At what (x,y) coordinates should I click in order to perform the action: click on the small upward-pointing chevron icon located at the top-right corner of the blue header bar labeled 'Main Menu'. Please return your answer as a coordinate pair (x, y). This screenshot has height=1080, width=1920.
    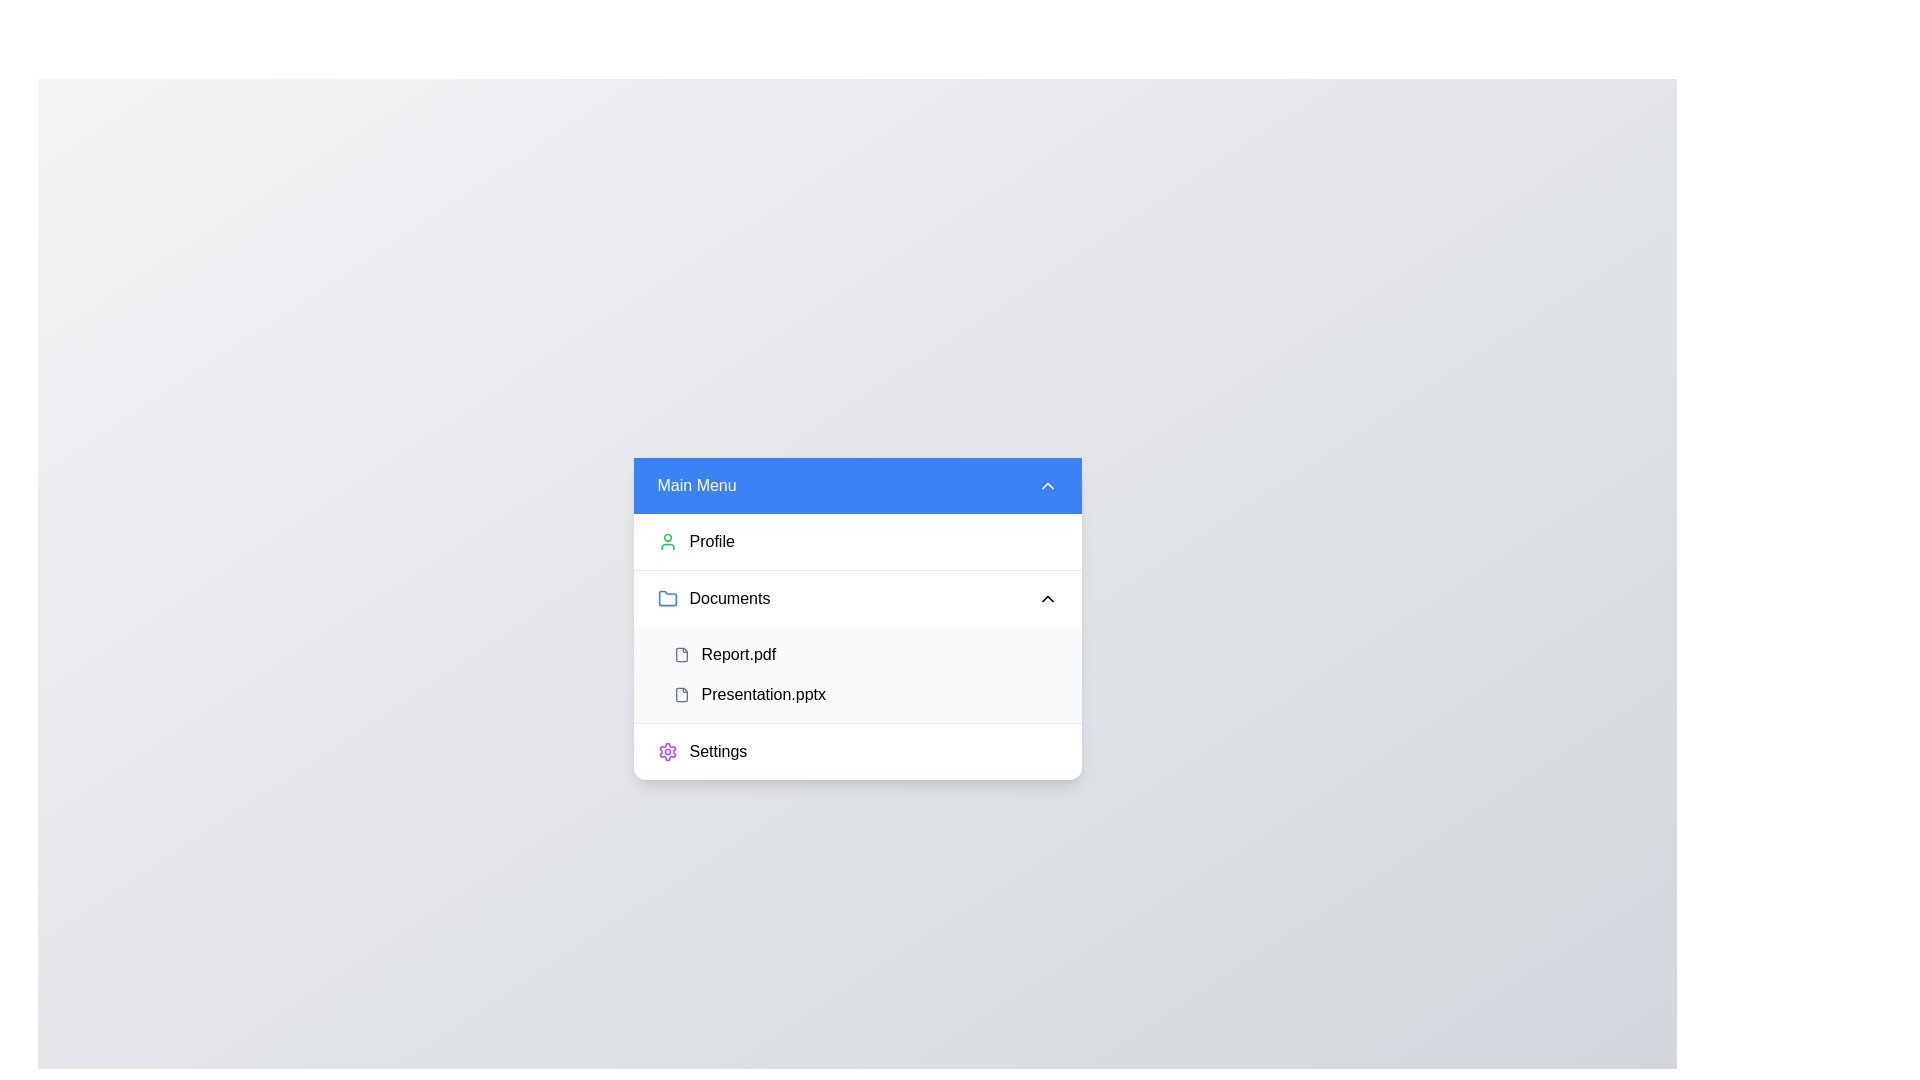
    Looking at the image, I should click on (1046, 486).